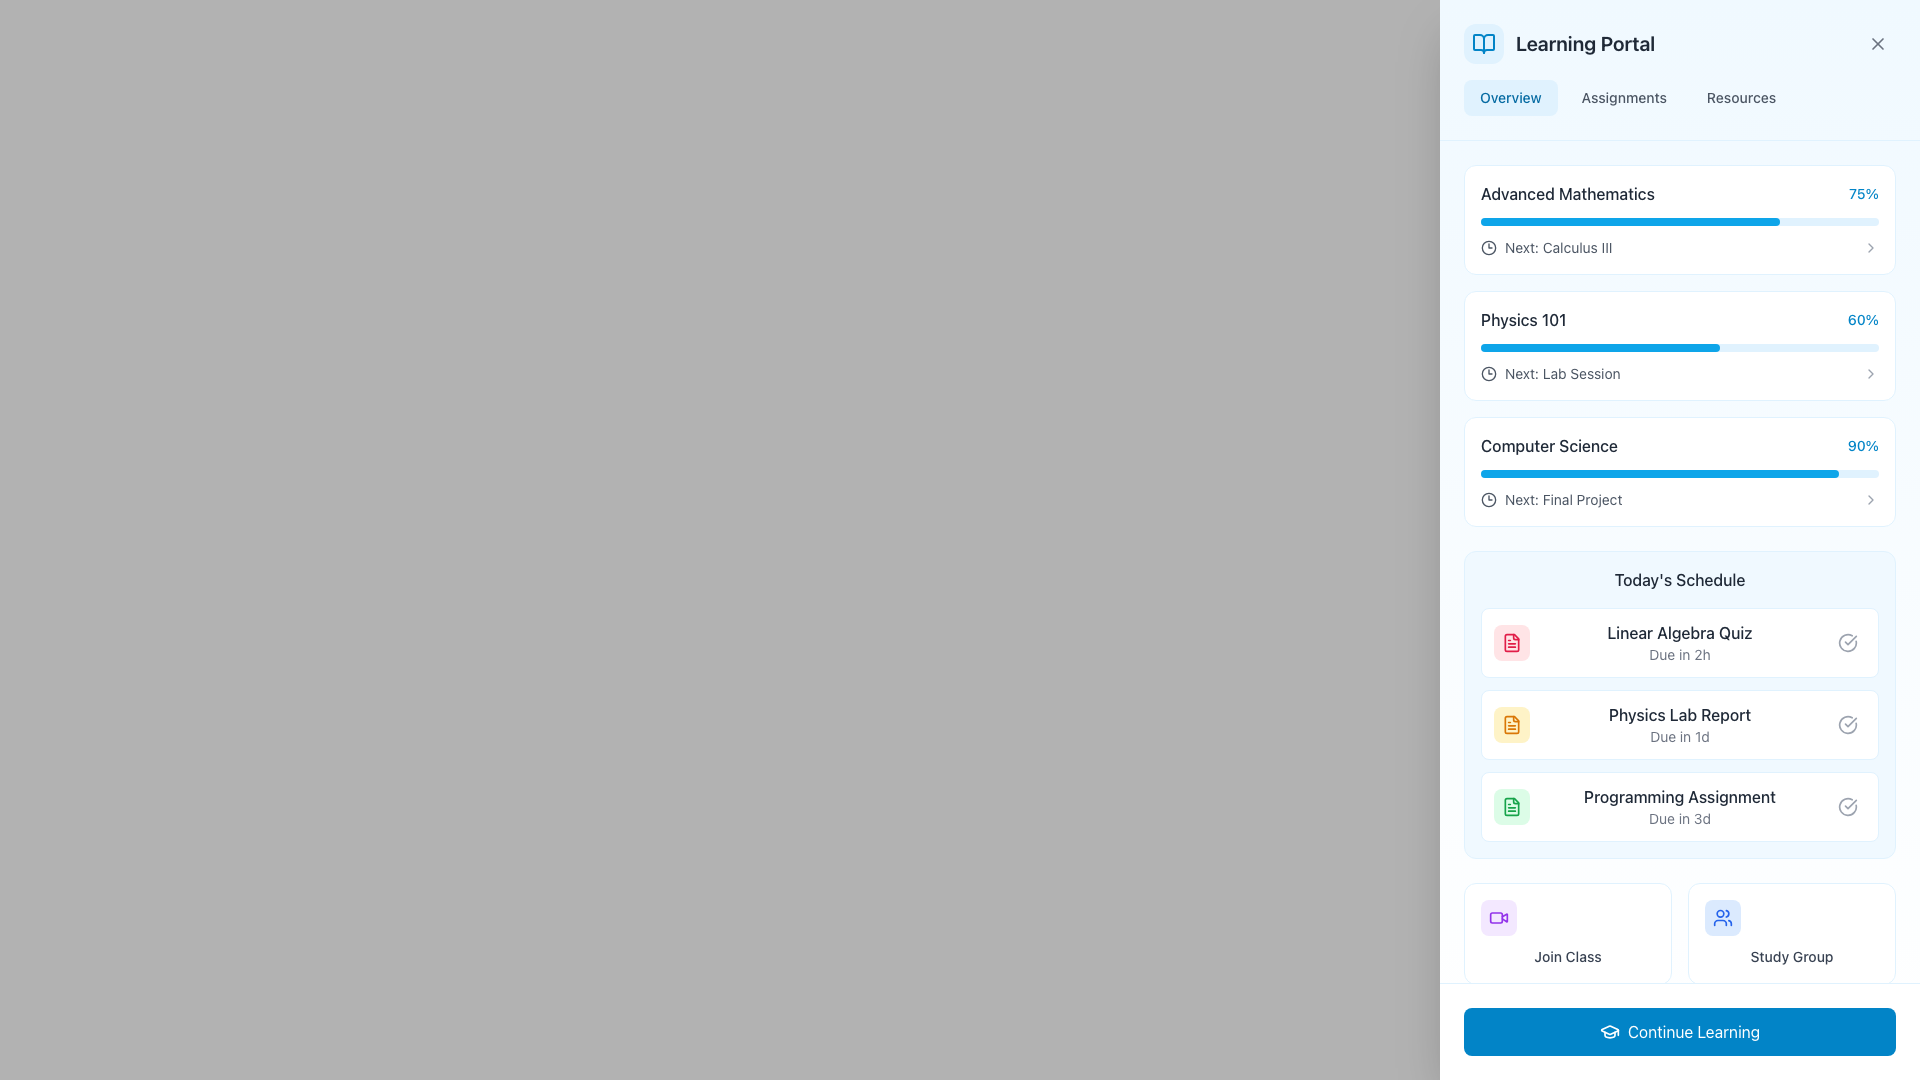 This screenshot has height=1080, width=1920. I want to click on the logo or emblem located in the top-left corner next to the 'Learning Portal' title, so click(1483, 43).